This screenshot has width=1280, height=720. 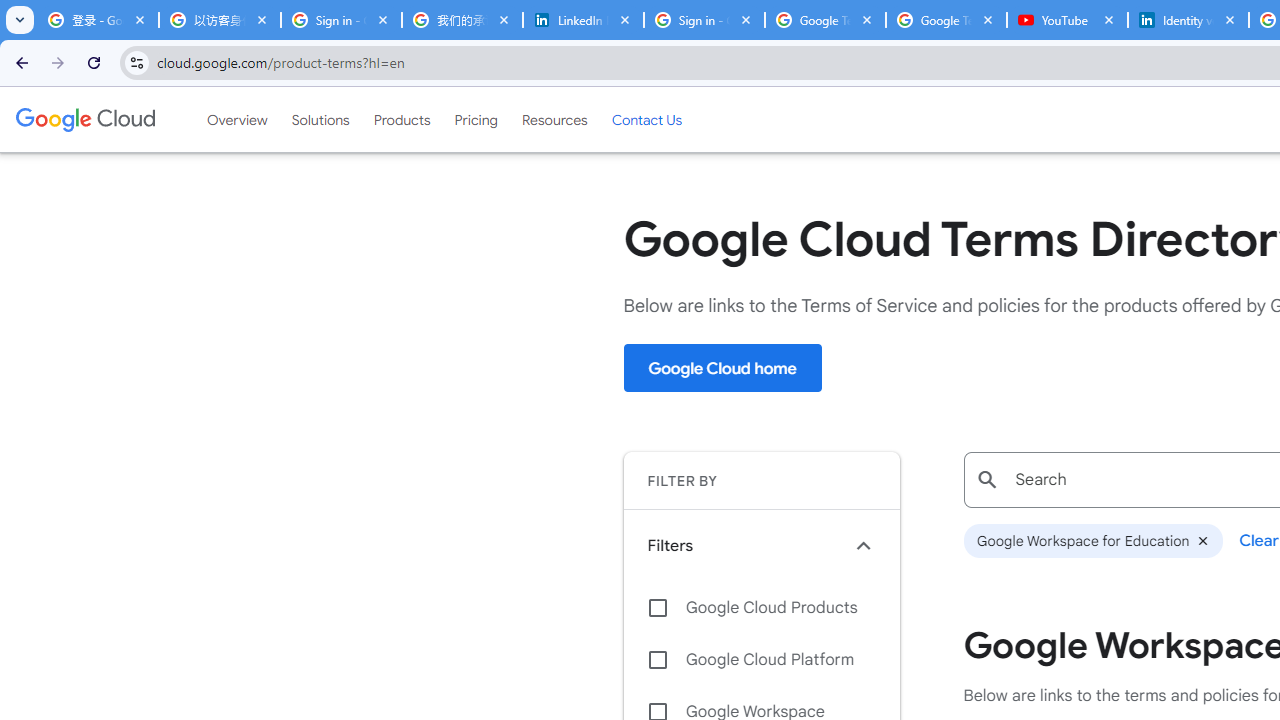 I want to click on 'Resources', so click(x=554, y=119).